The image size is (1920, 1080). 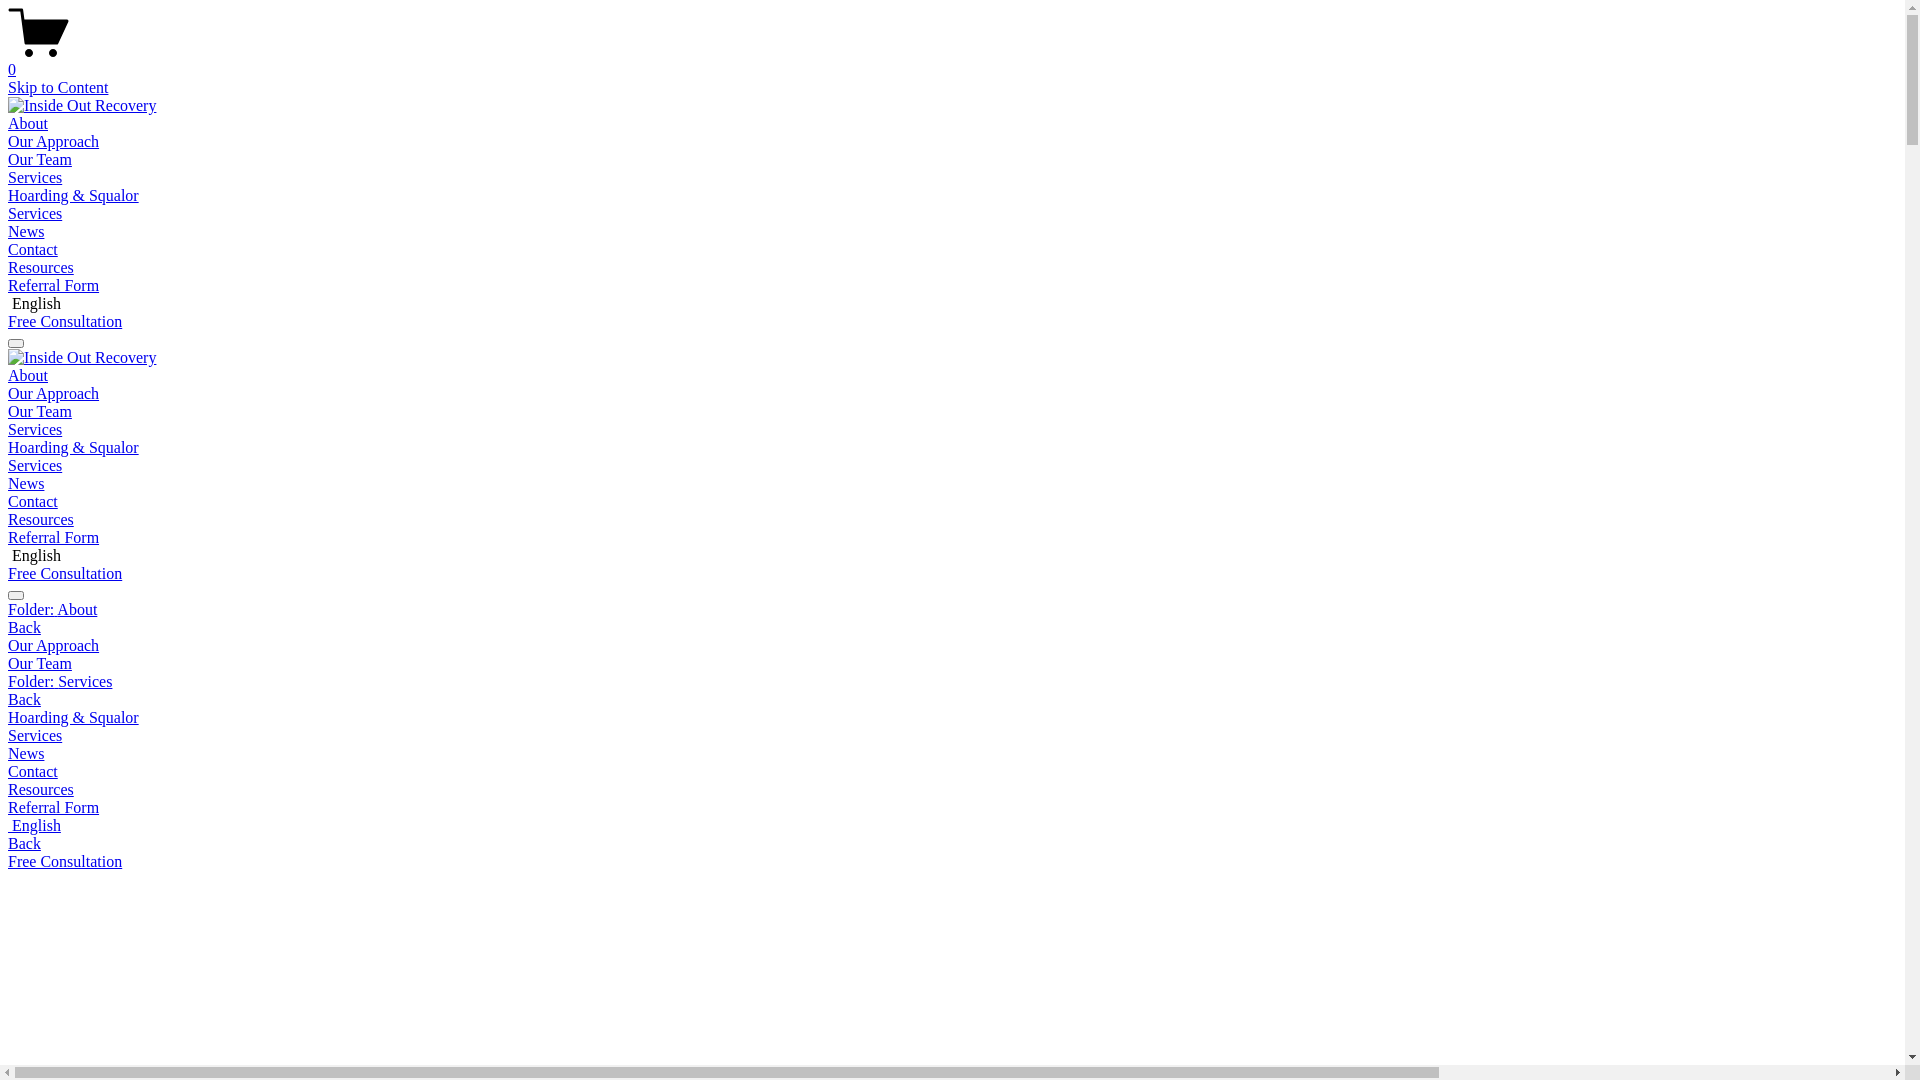 What do you see at coordinates (951, 736) in the screenshot?
I see `'Services'` at bounding box center [951, 736].